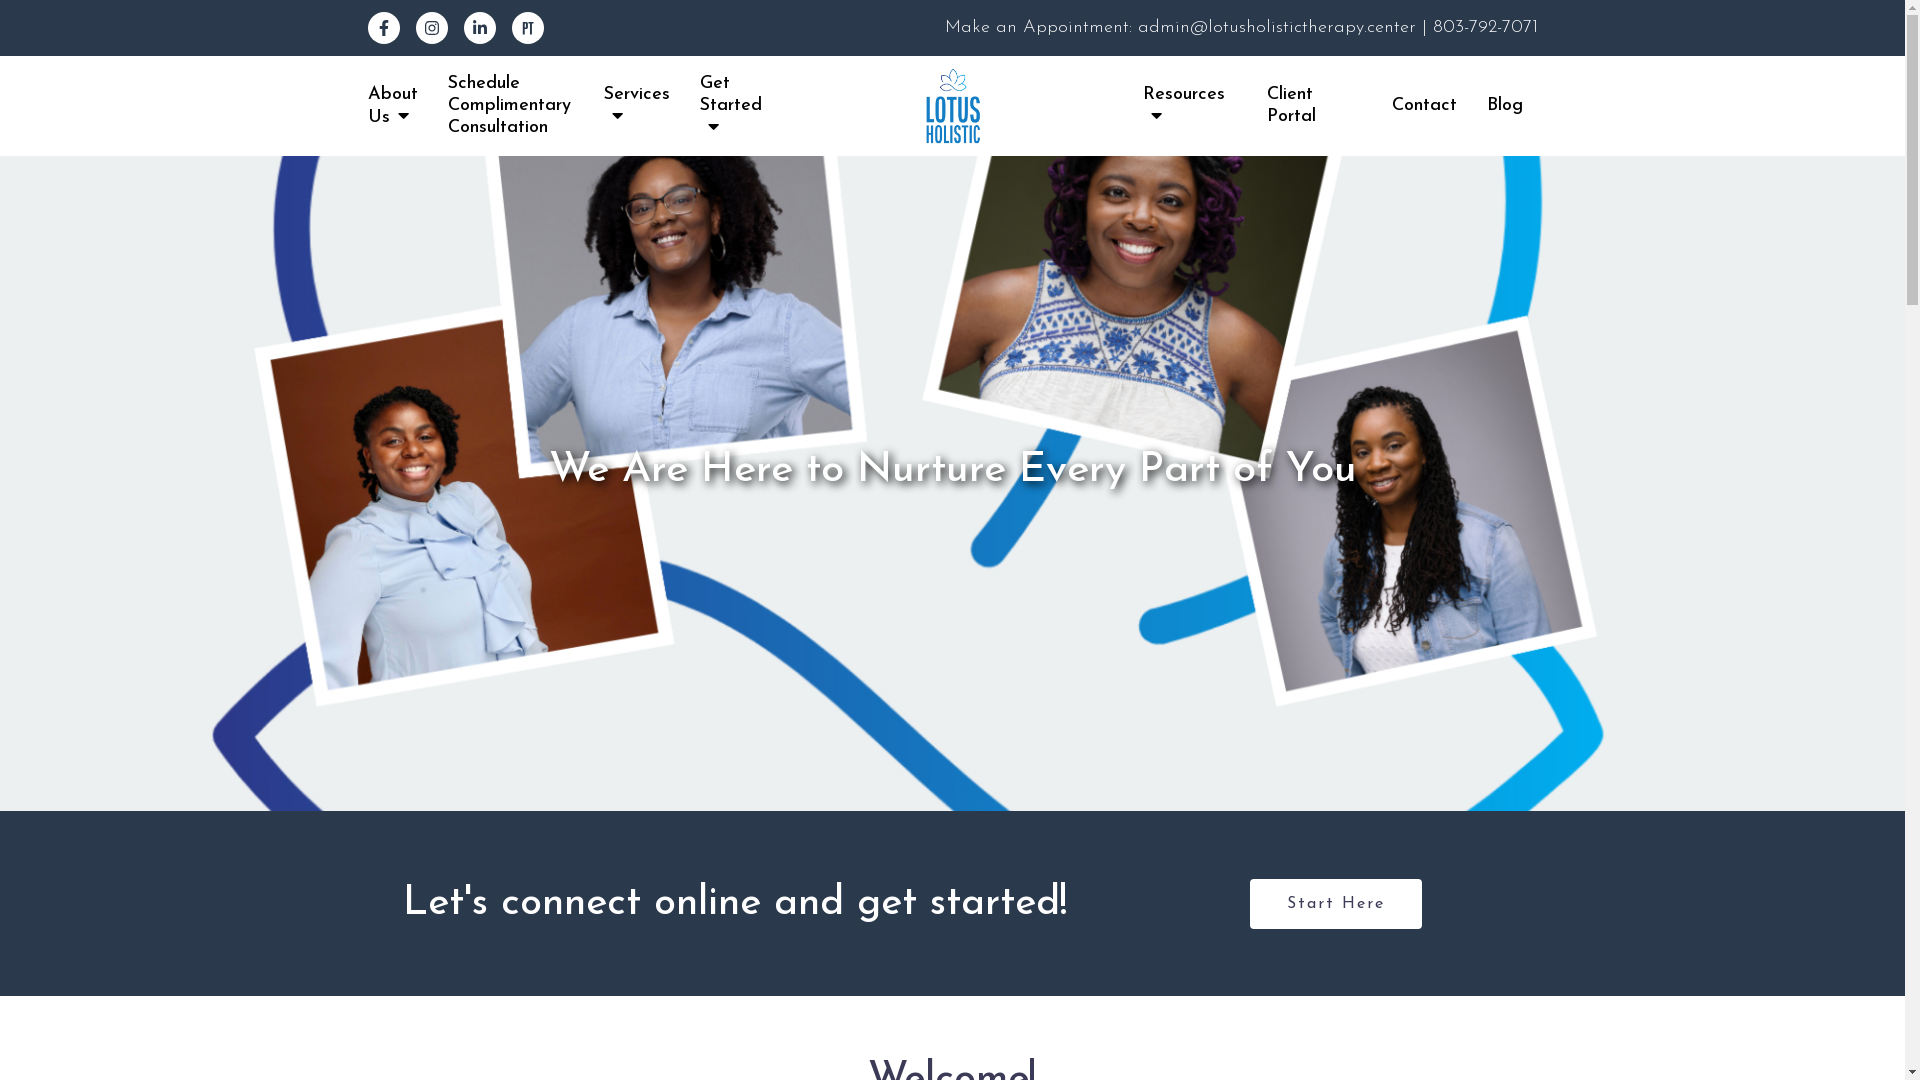 The image size is (1920, 1080). Describe the element at coordinates (1423, 105) in the screenshot. I see `'Contact'` at that location.